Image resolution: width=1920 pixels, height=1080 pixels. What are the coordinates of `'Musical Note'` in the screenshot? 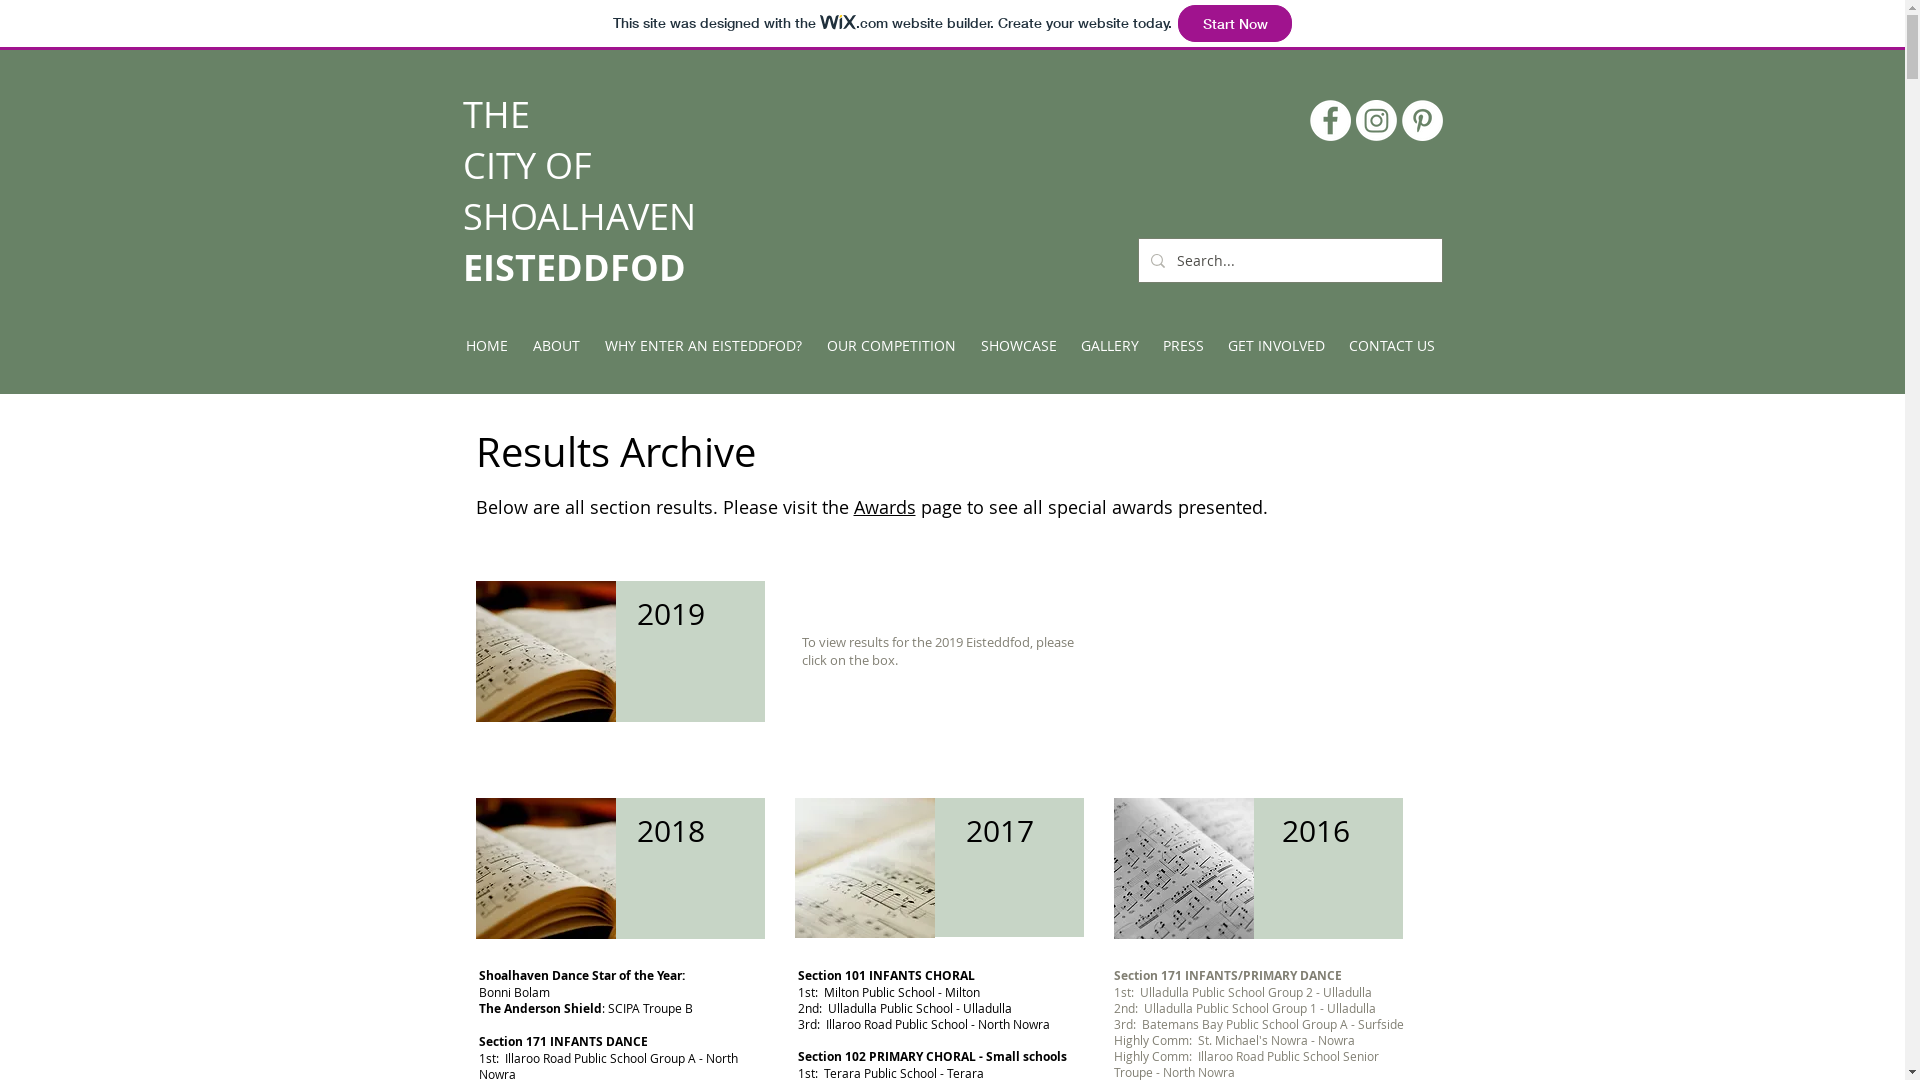 It's located at (864, 866).